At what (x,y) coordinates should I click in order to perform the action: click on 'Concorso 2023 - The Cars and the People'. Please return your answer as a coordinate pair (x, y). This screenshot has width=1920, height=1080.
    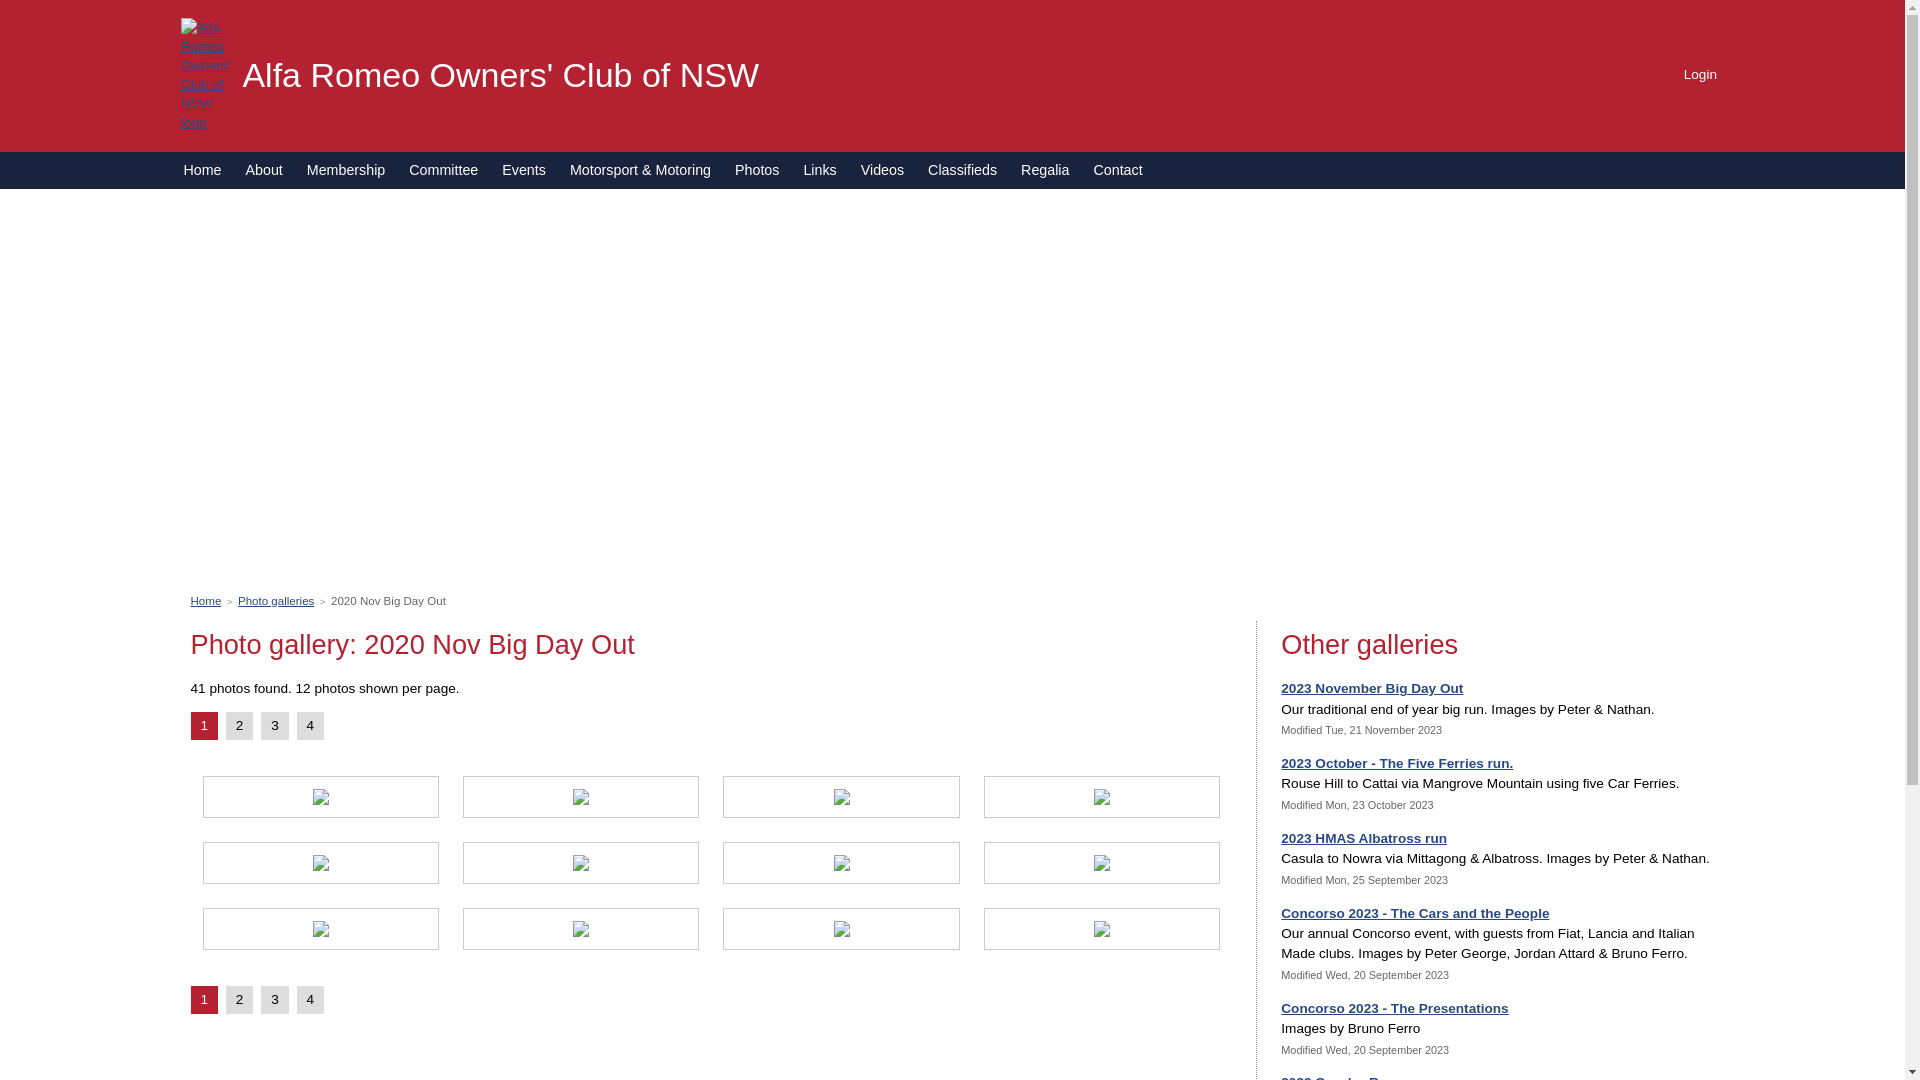
    Looking at the image, I should click on (1414, 913).